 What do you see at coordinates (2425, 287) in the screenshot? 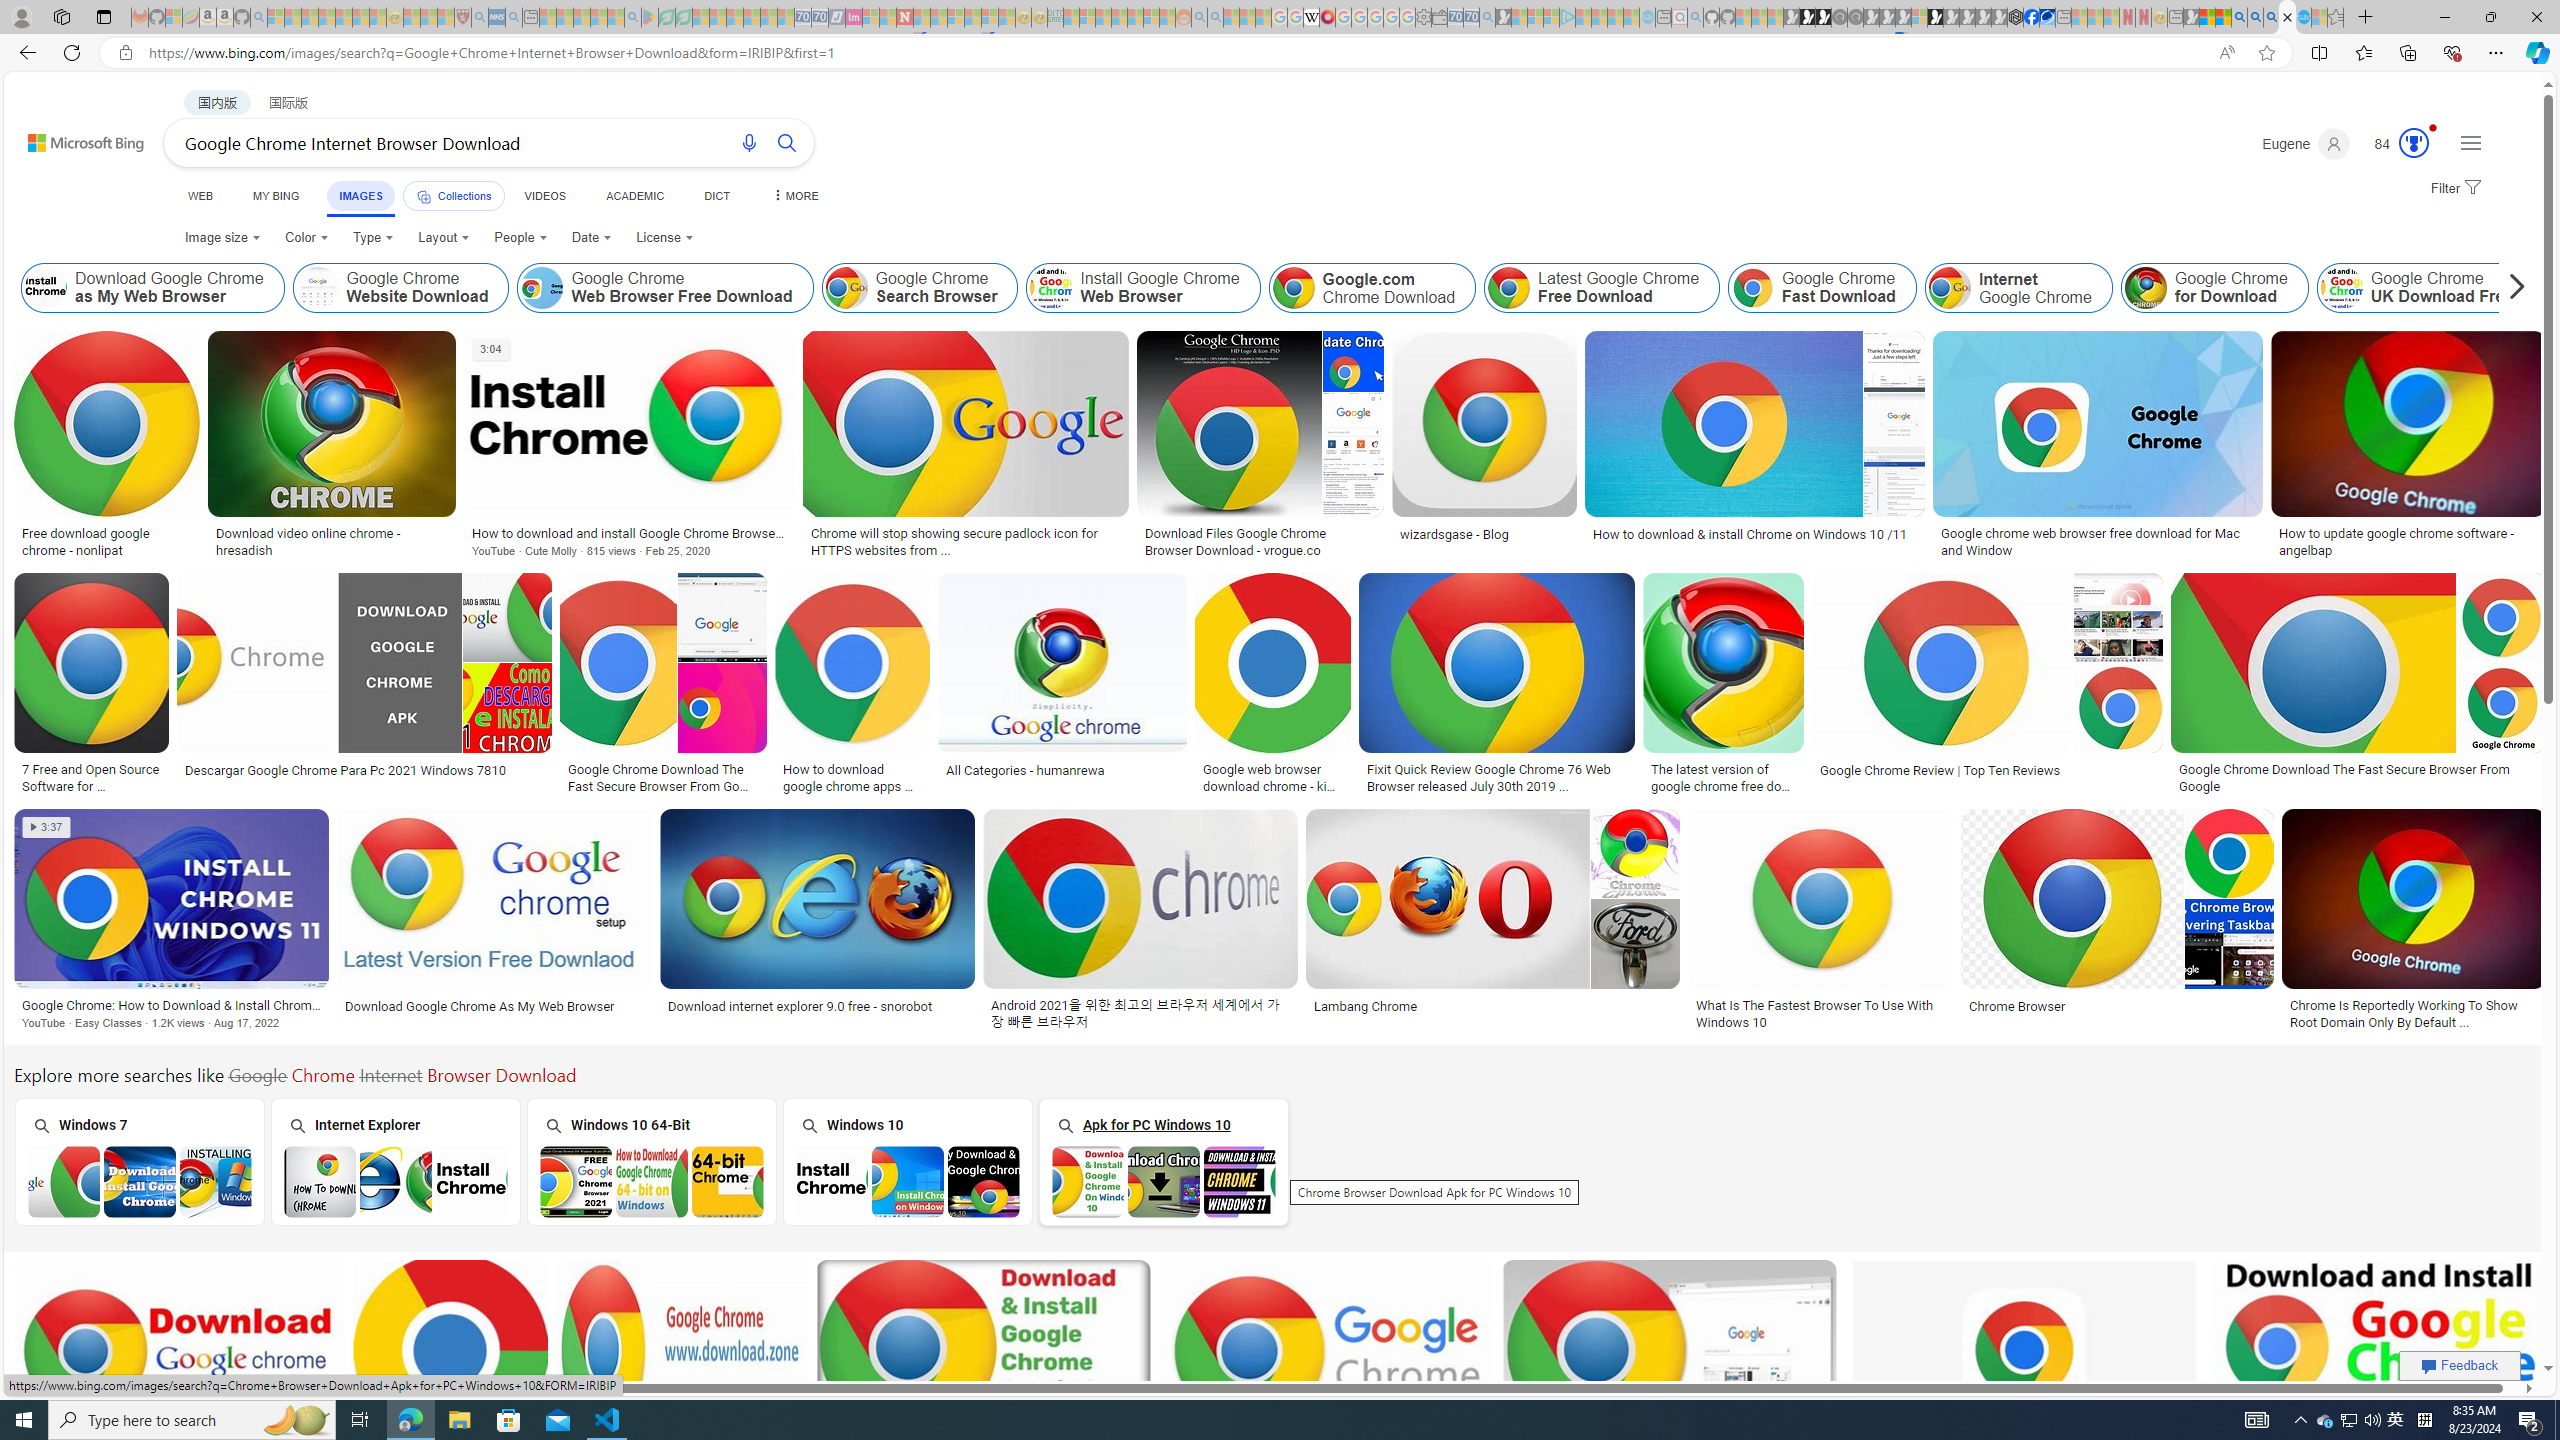
I see `'Class: item col'` at bounding box center [2425, 287].